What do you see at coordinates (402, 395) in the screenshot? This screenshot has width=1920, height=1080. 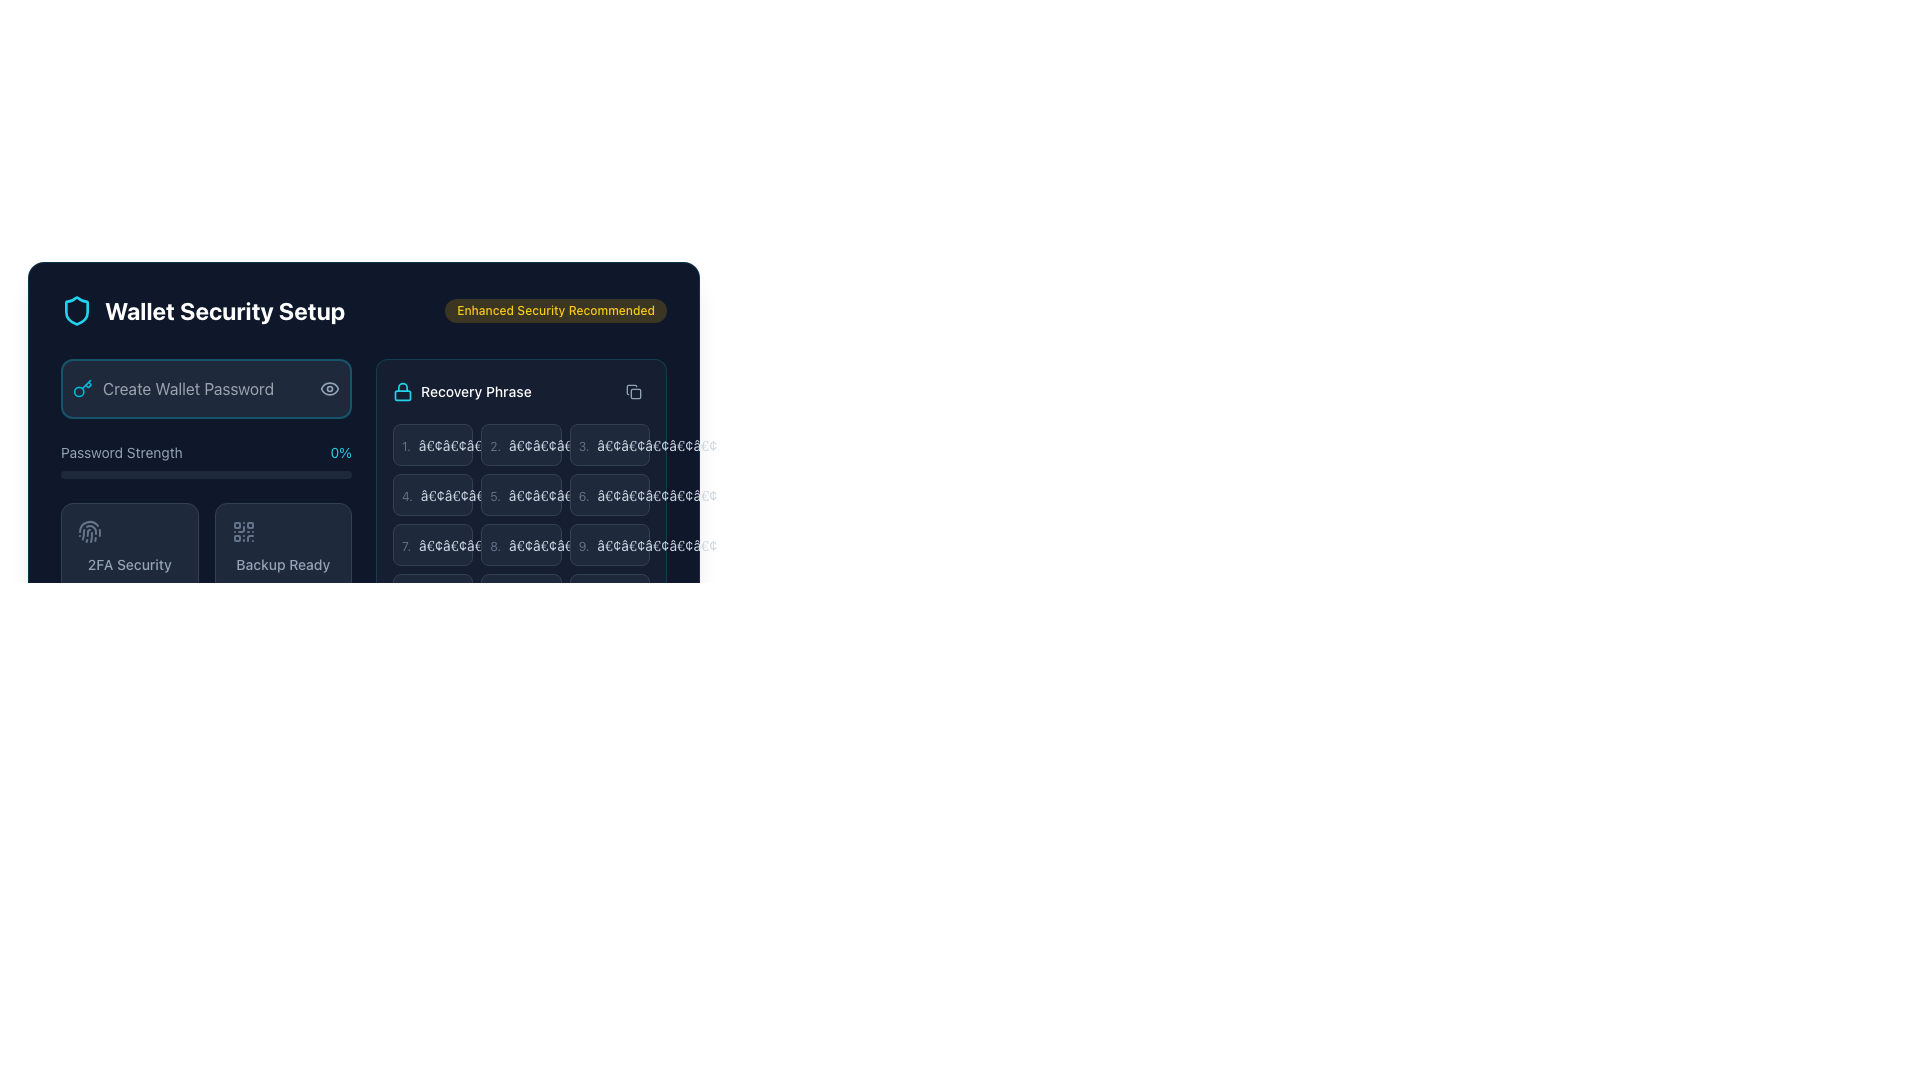 I see `the visual representation of the lock icon body component, which is located below the arc structure of the lock icon` at bounding box center [402, 395].